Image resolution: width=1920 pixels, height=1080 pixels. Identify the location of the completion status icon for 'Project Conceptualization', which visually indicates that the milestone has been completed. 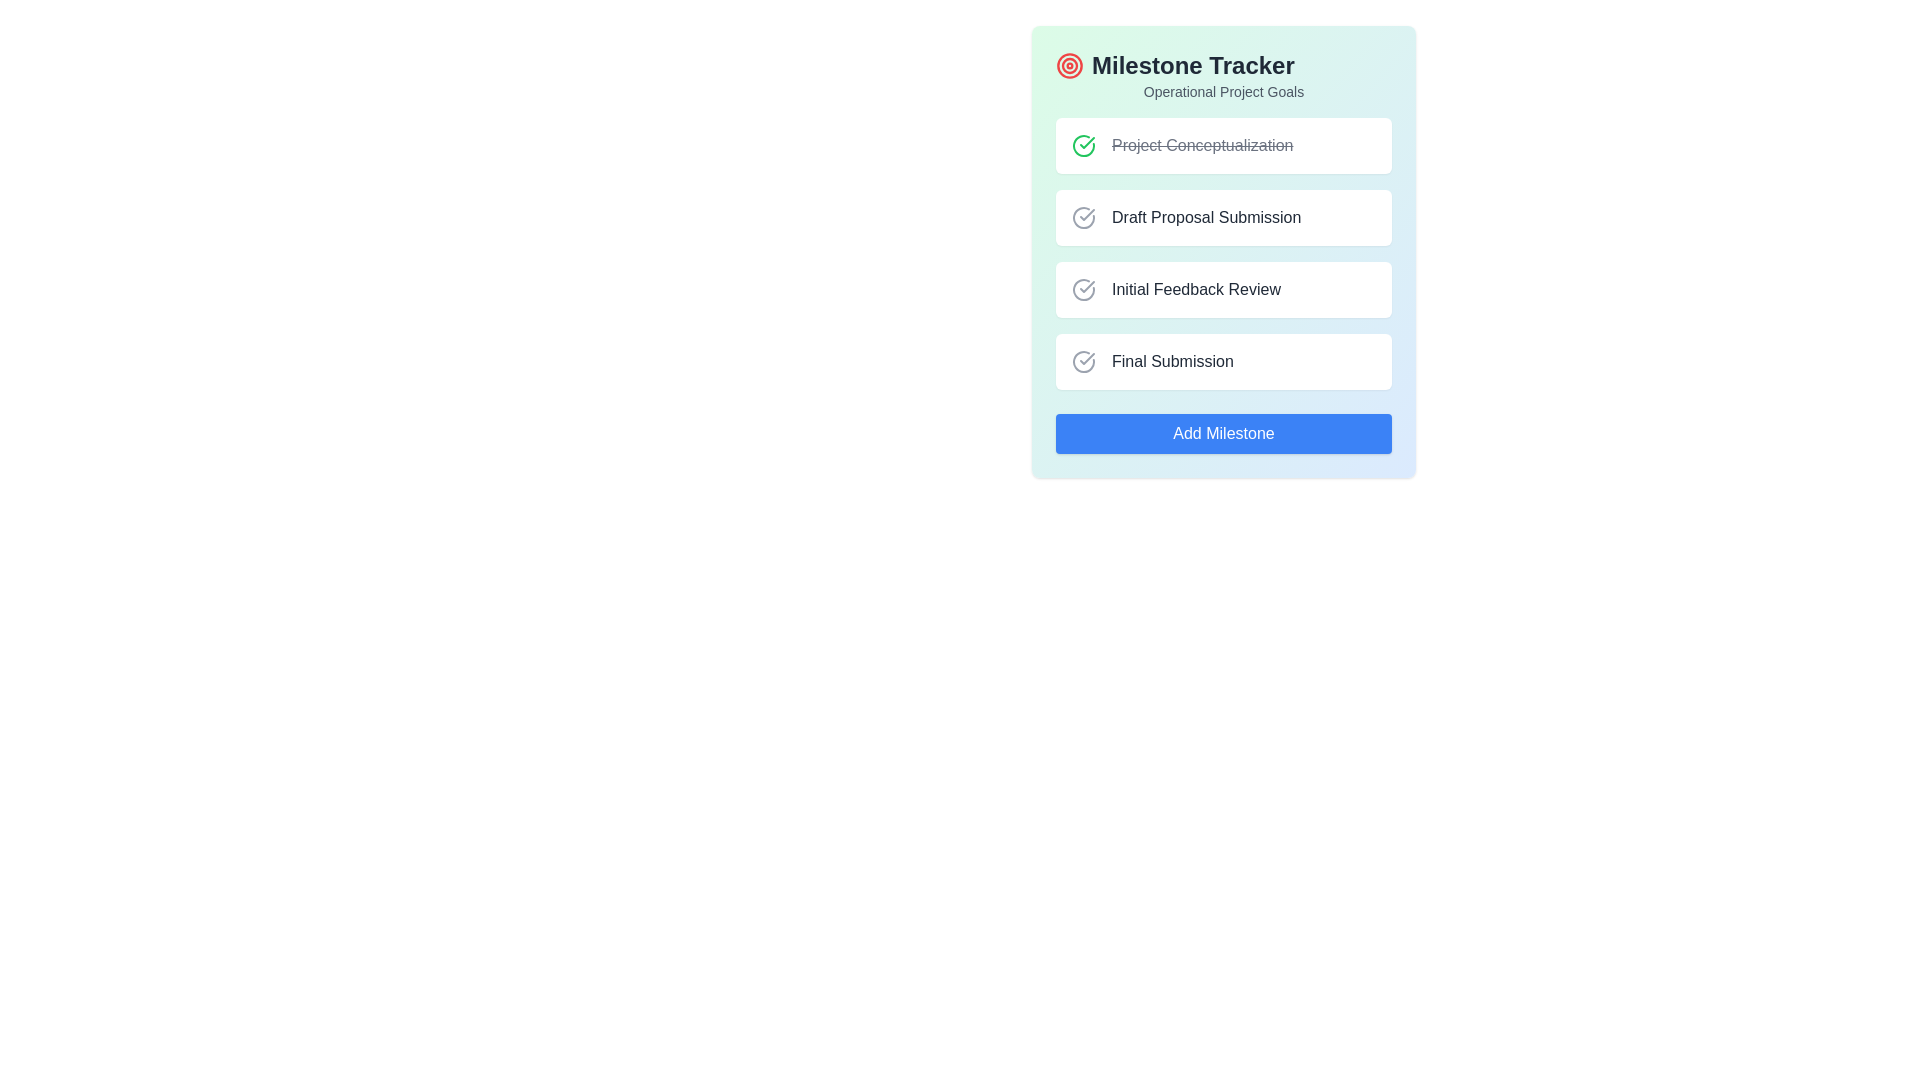
(1086, 357).